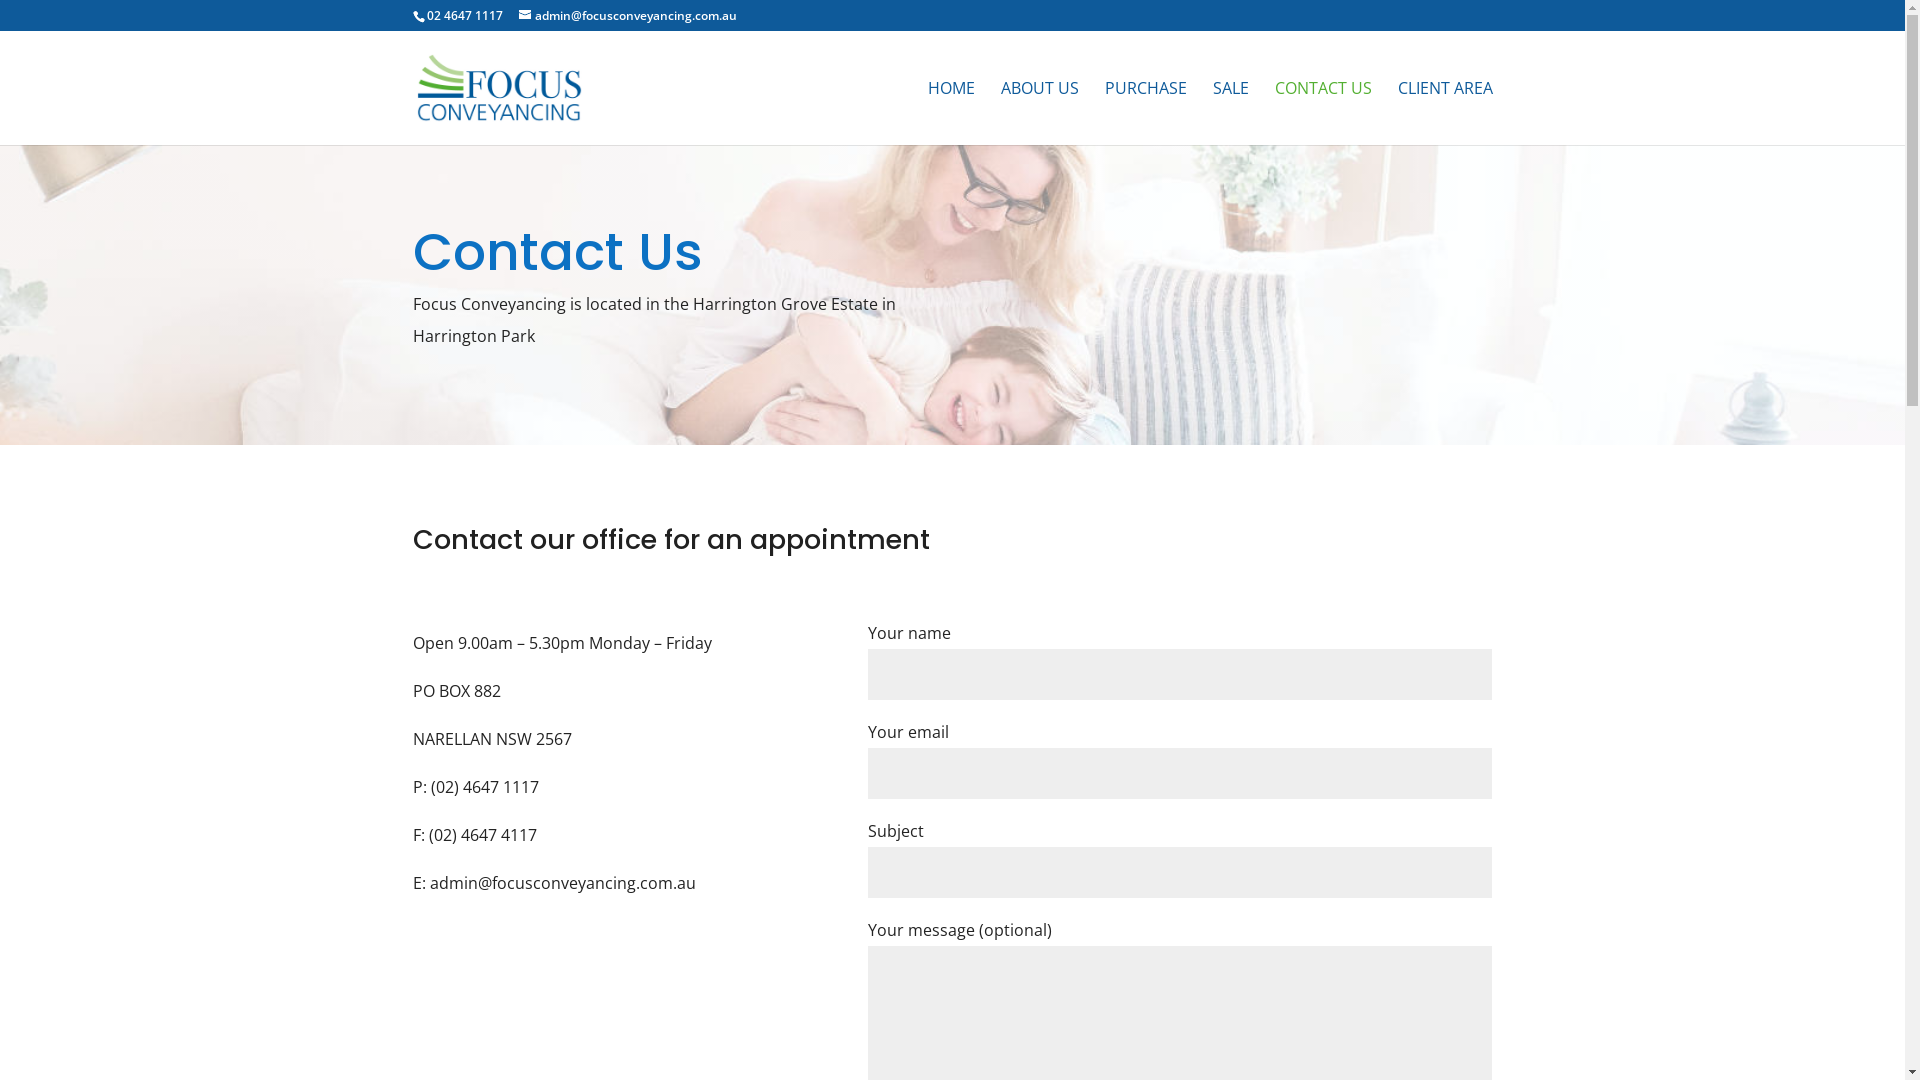 This screenshot has width=1920, height=1080. Describe the element at coordinates (950, 112) in the screenshot. I see `'HOME'` at that location.